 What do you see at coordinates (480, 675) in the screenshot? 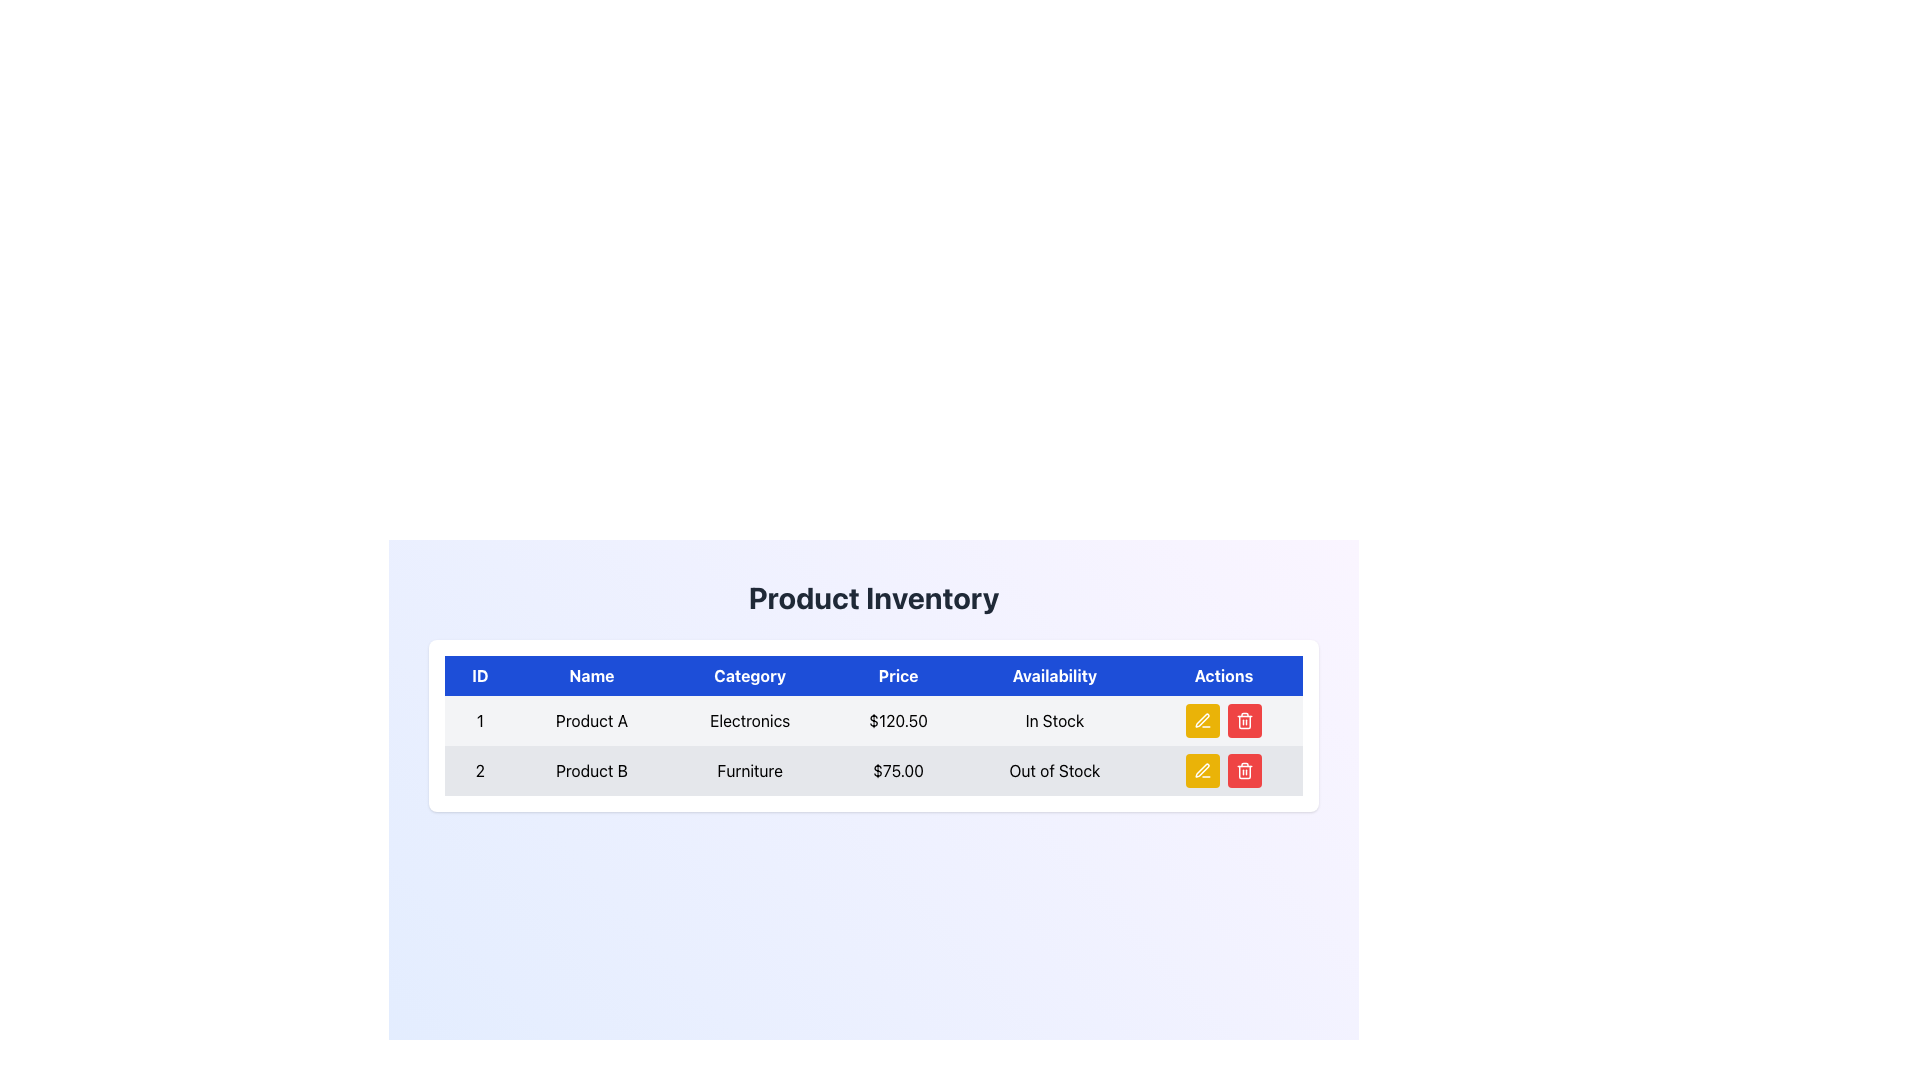
I see `the Table Header Cell that represents the 'ID' field, located at the very left of the topmost row in the table layout` at bounding box center [480, 675].